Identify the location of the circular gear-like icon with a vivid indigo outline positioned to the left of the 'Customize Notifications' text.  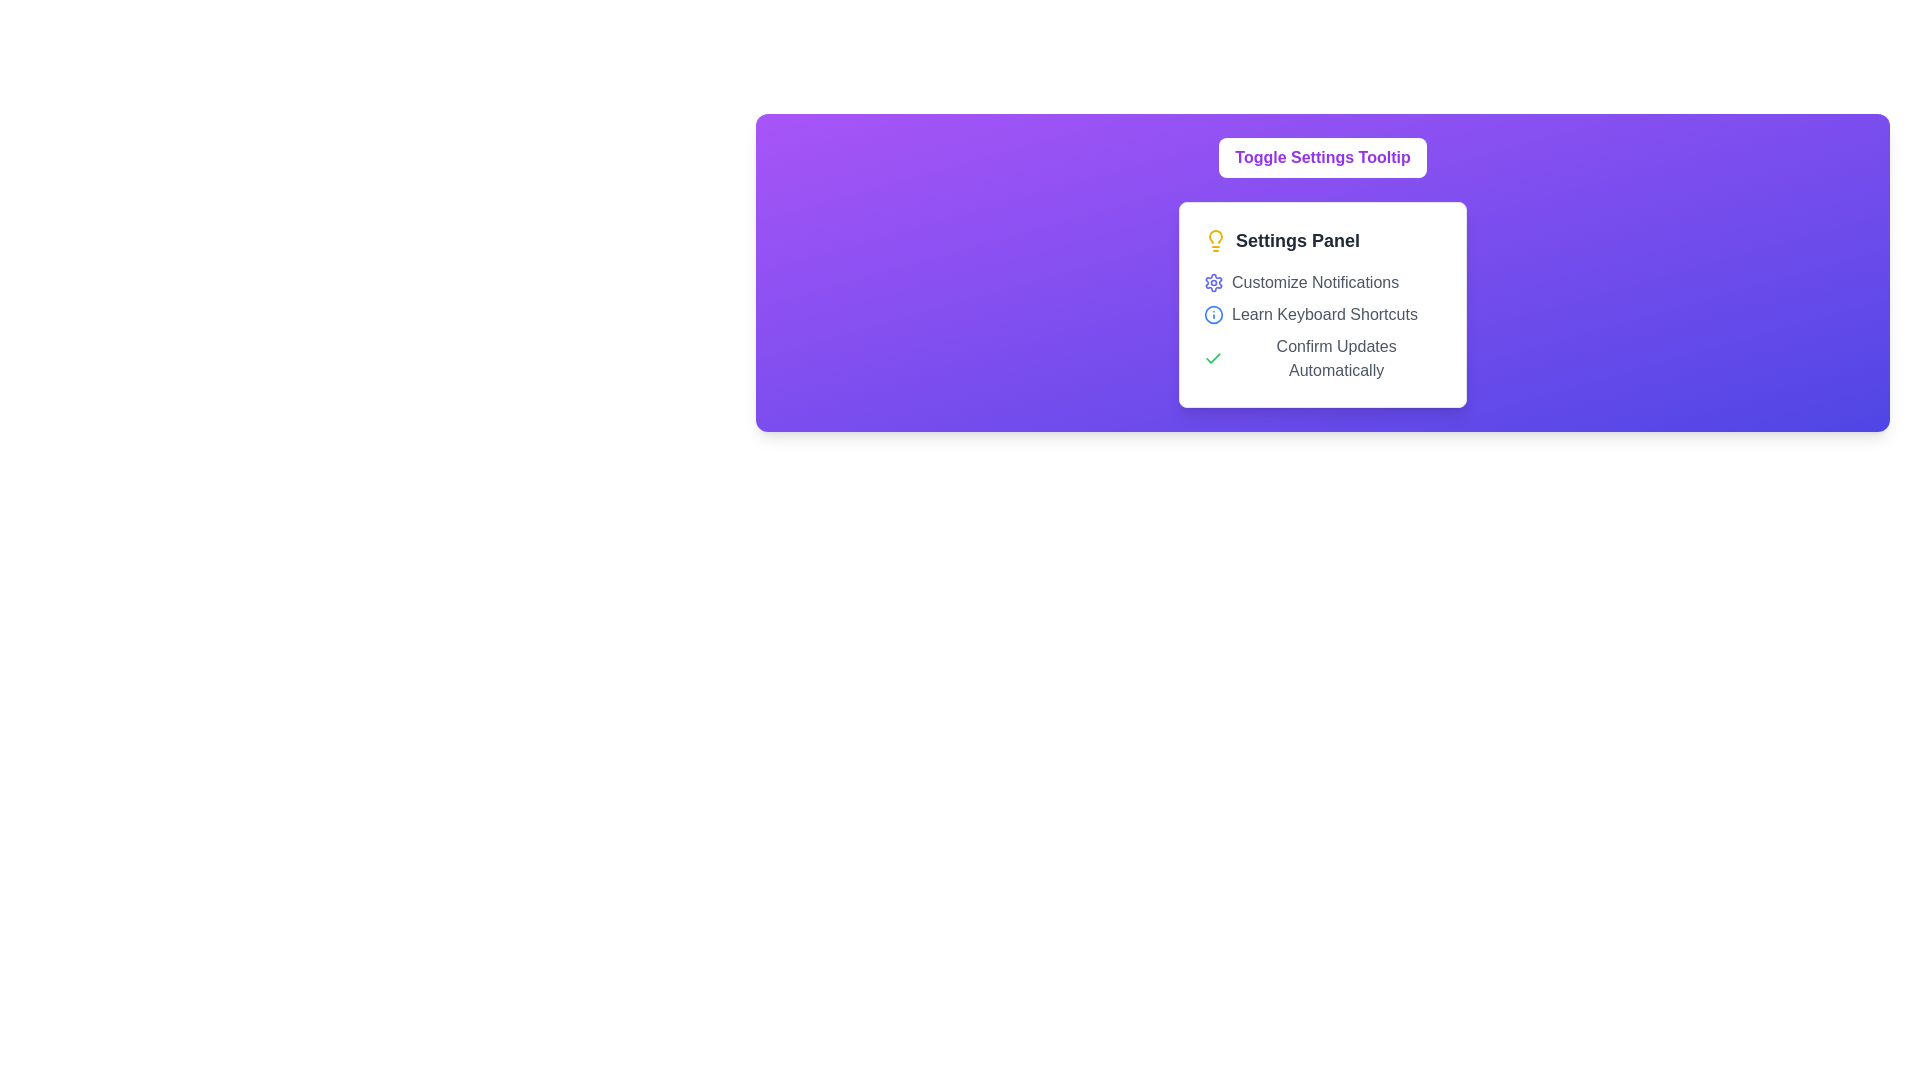
(1213, 282).